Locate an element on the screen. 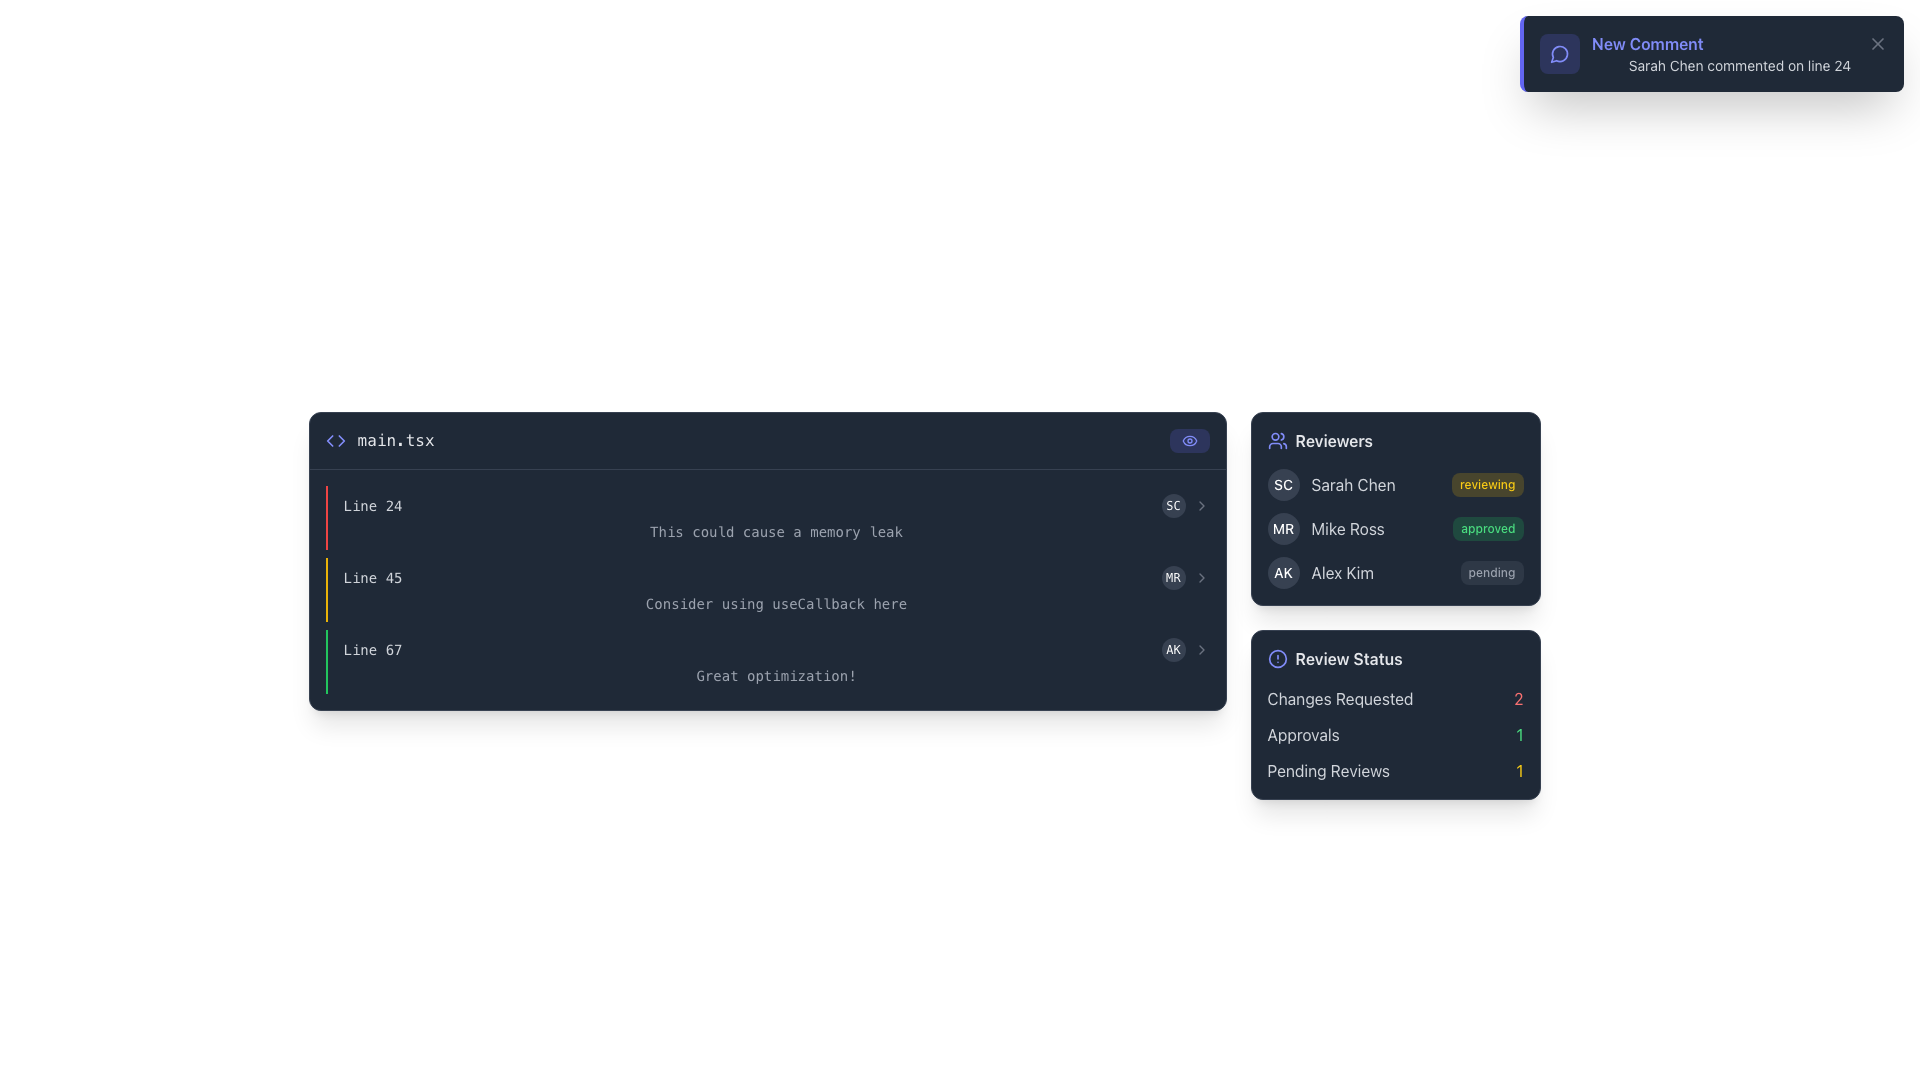 The width and height of the screenshot is (1920, 1080). the static text header that indicates the review status section at the top of the segmented panel titled 'Review Status' is located at coordinates (1394, 659).